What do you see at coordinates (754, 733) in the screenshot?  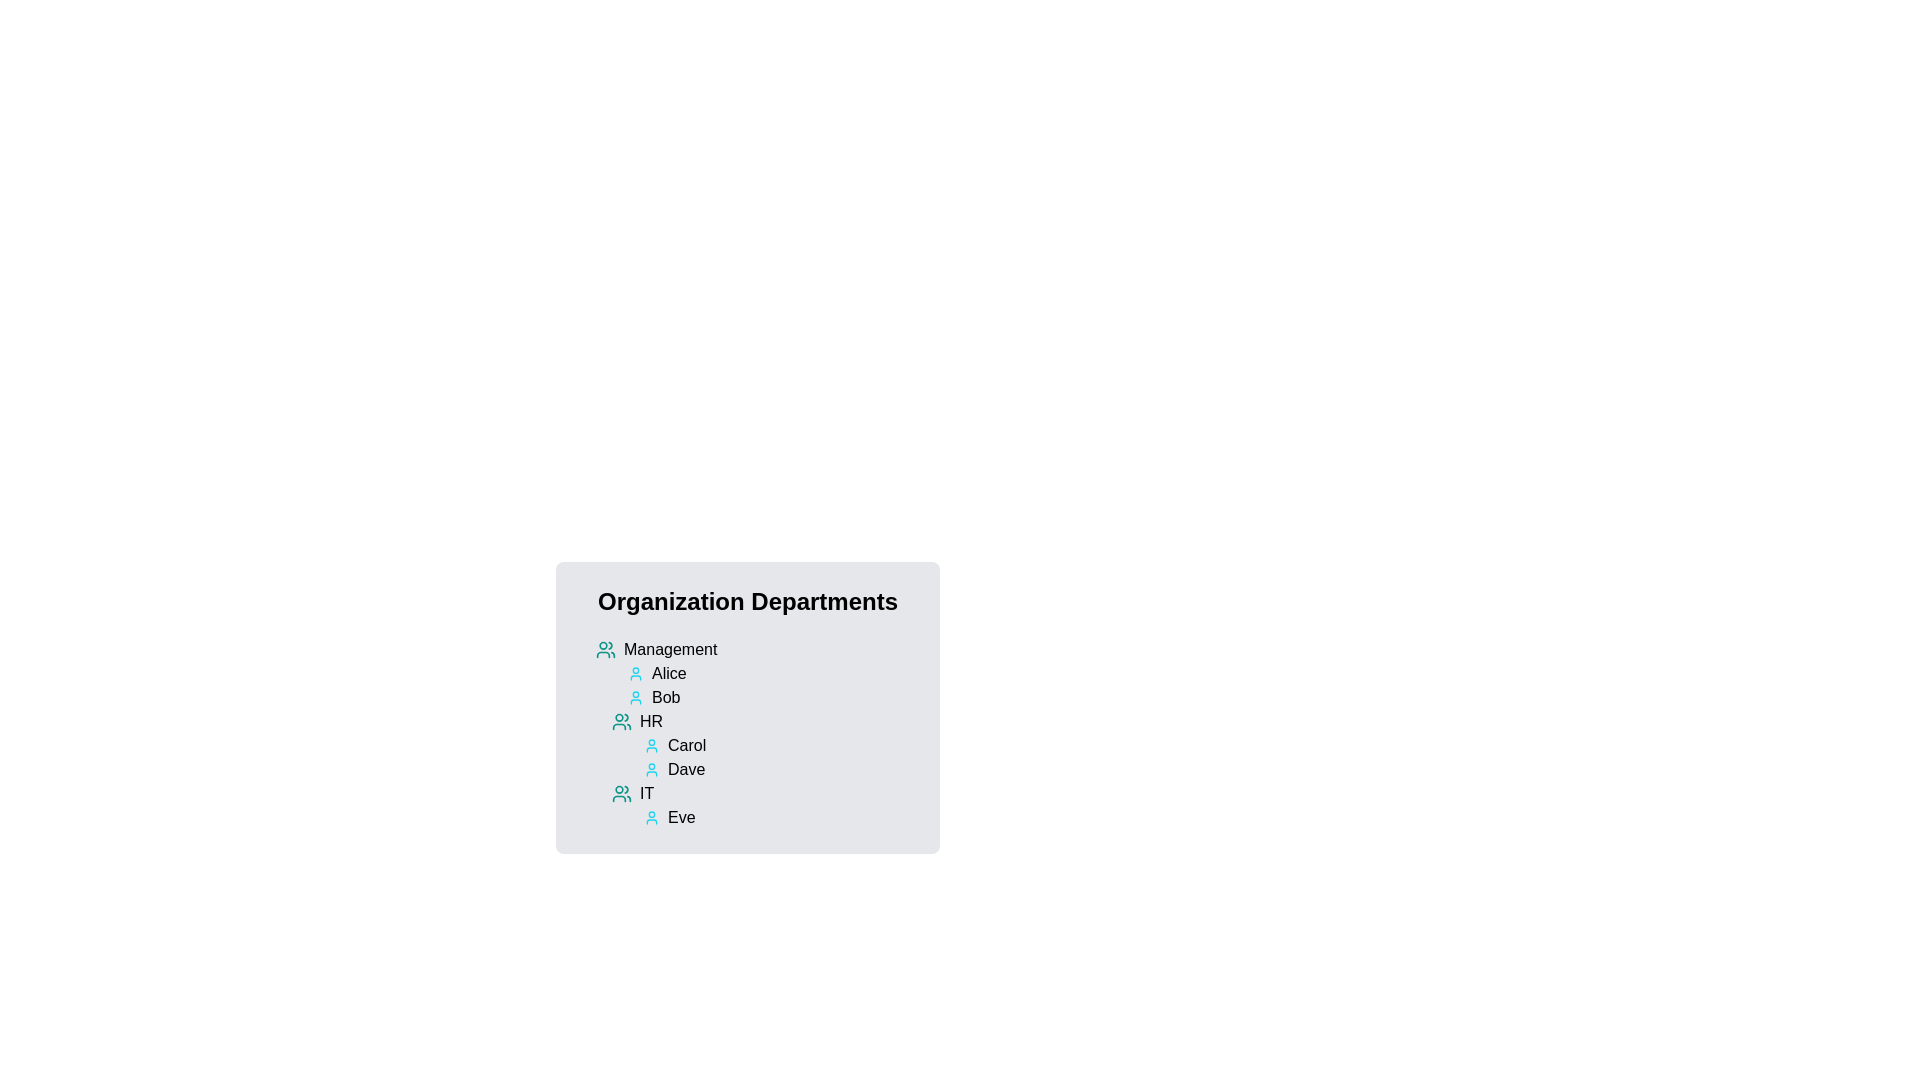 I see `the hierarchical grouping component displaying IT department data, which is located in the bottom right quadrant of the interface` at bounding box center [754, 733].